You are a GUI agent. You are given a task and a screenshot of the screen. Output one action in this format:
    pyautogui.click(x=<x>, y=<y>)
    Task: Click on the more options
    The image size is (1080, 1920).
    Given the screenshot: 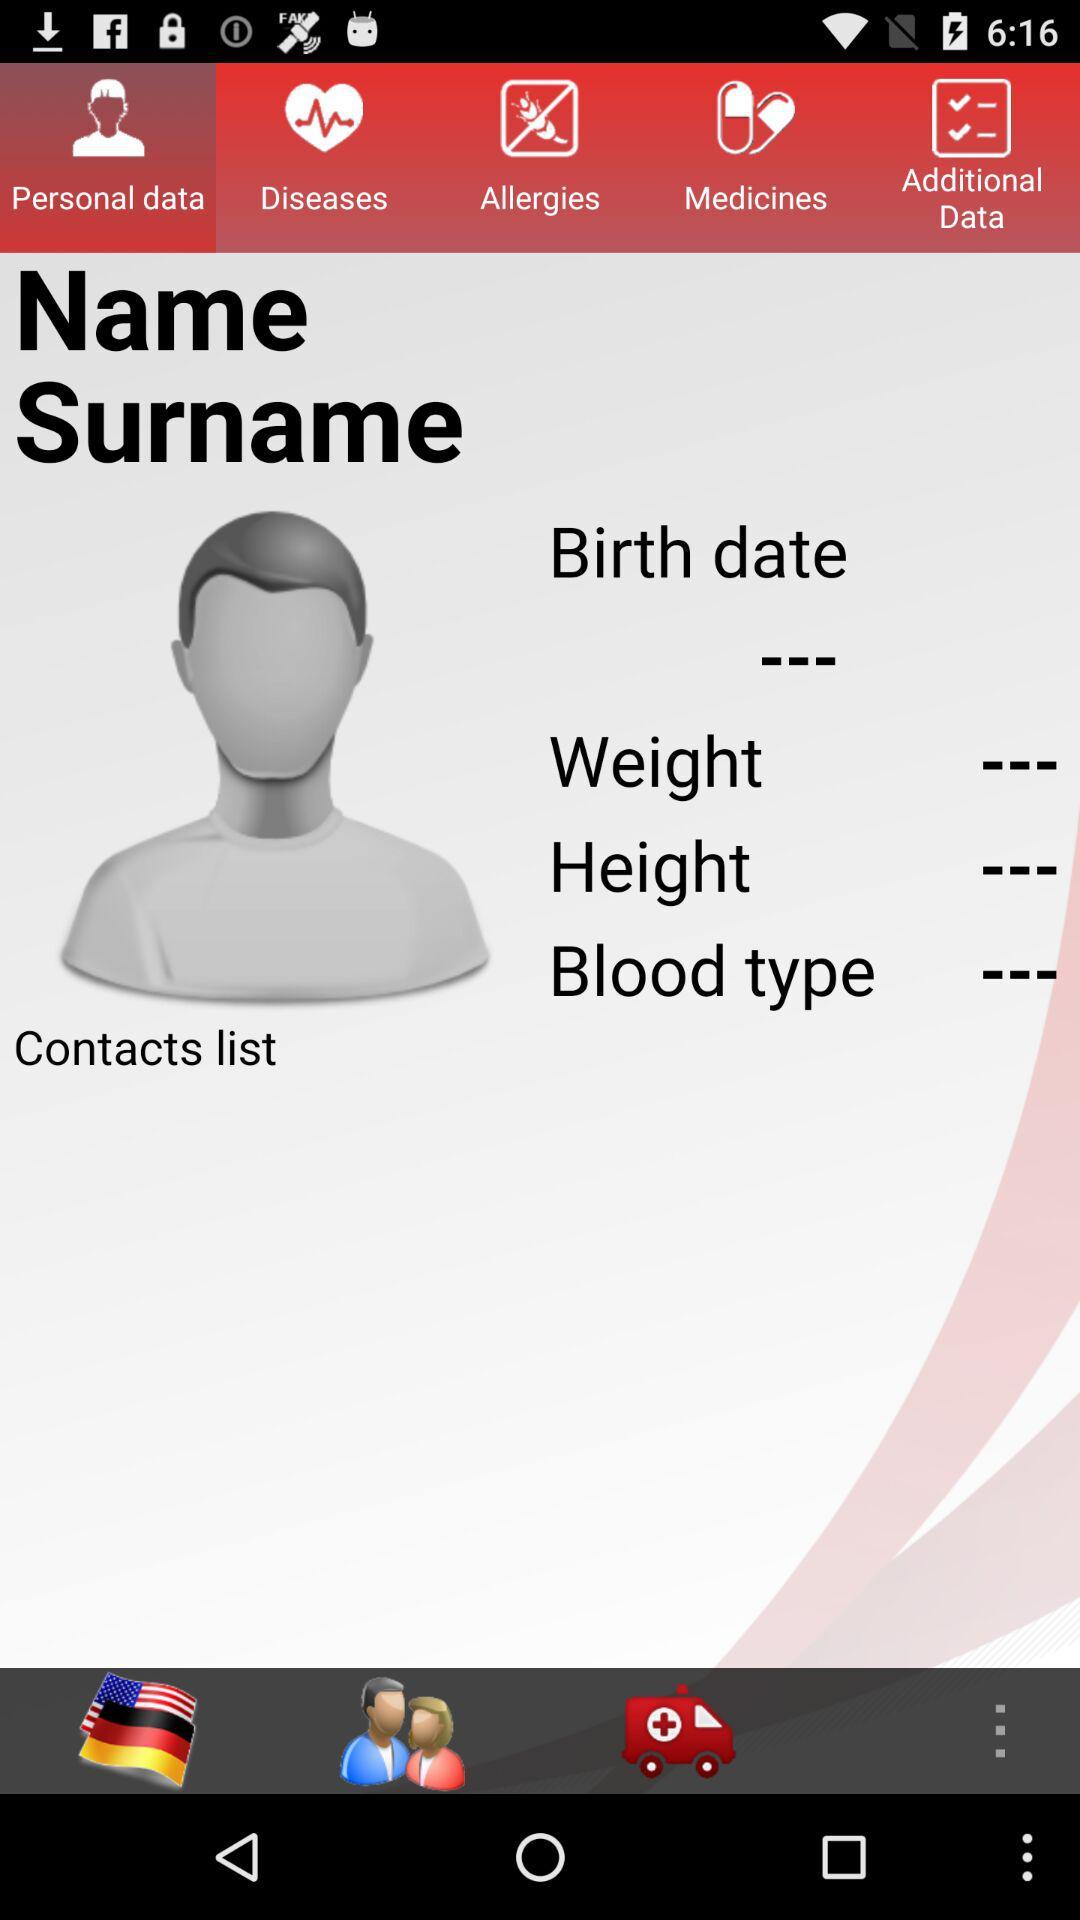 What is the action you would take?
    pyautogui.click(x=941, y=1730)
    